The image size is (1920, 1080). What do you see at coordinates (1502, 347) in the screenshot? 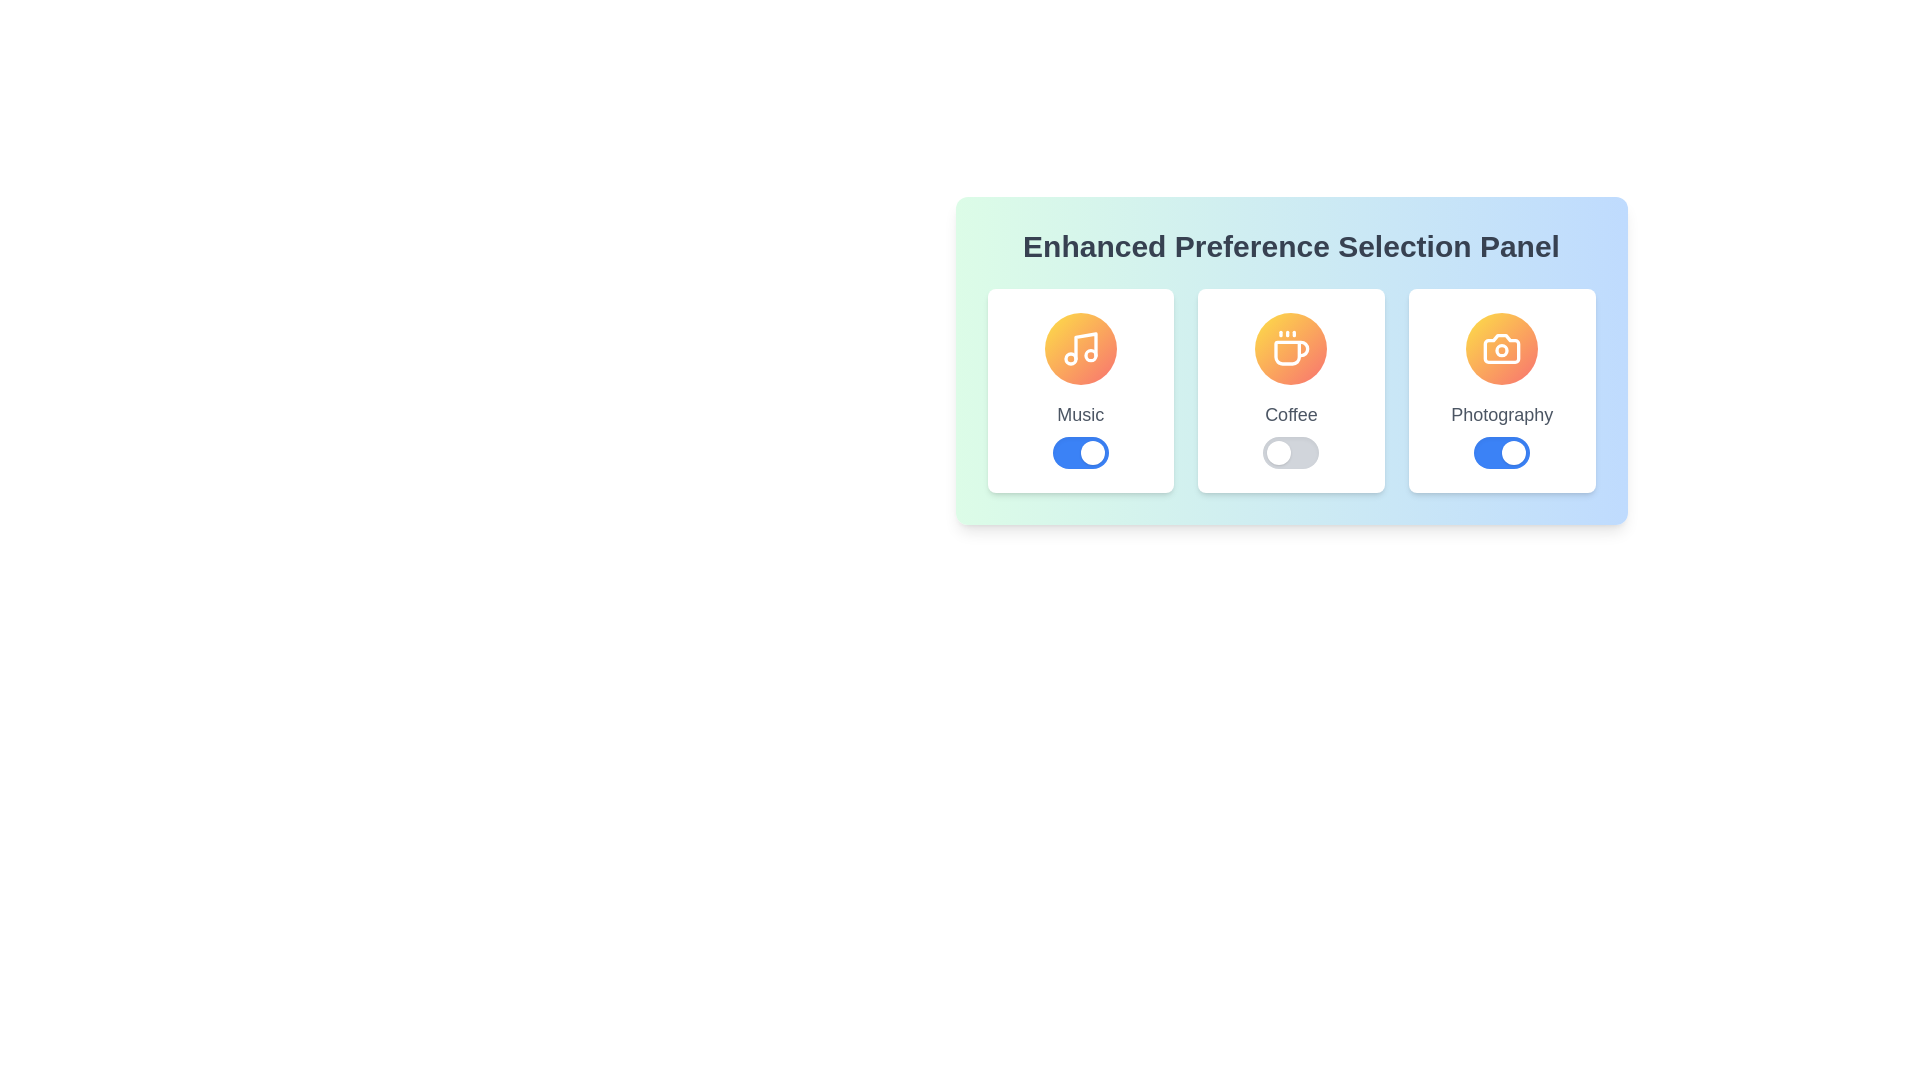
I see `the icon for Photography` at bounding box center [1502, 347].